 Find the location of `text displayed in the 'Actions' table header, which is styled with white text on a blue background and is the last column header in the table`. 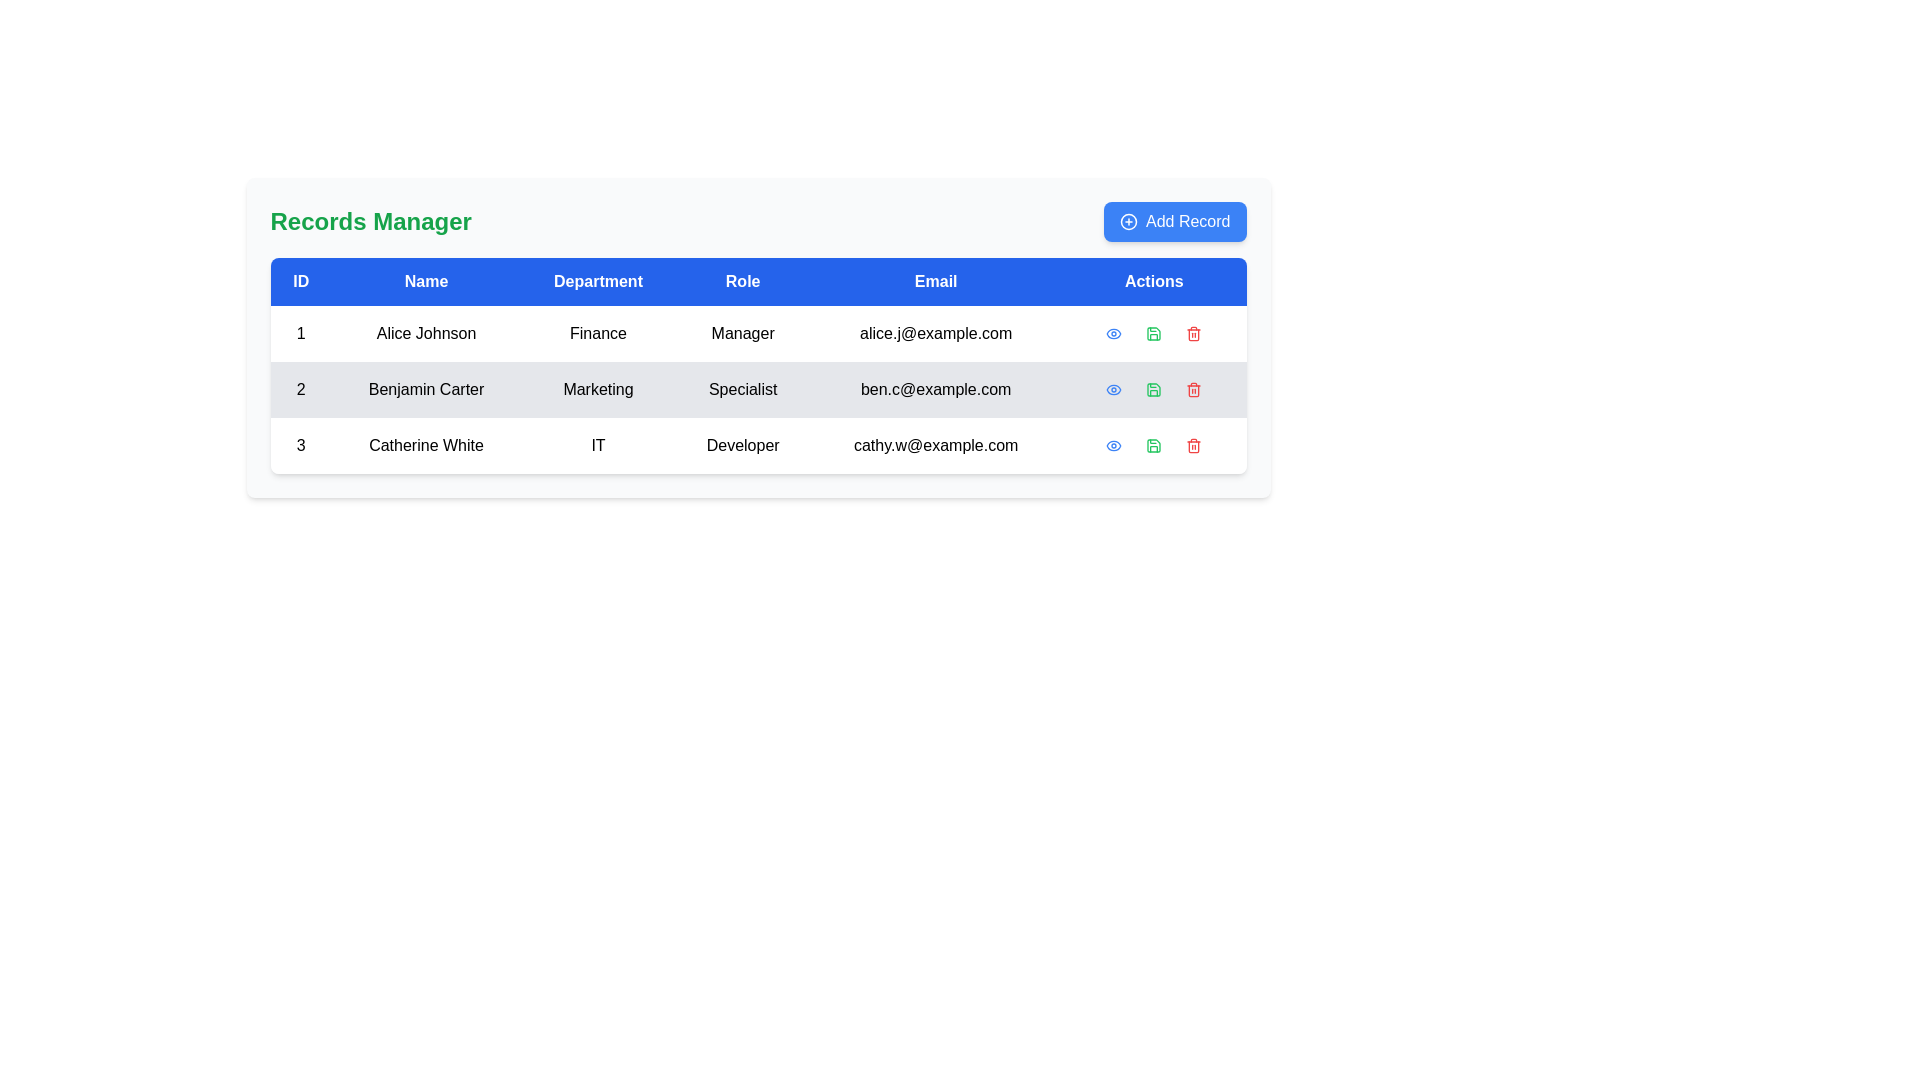

text displayed in the 'Actions' table header, which is styled with white text on a blue background and is the last column header in the table is located at coordinates (1154, 281).